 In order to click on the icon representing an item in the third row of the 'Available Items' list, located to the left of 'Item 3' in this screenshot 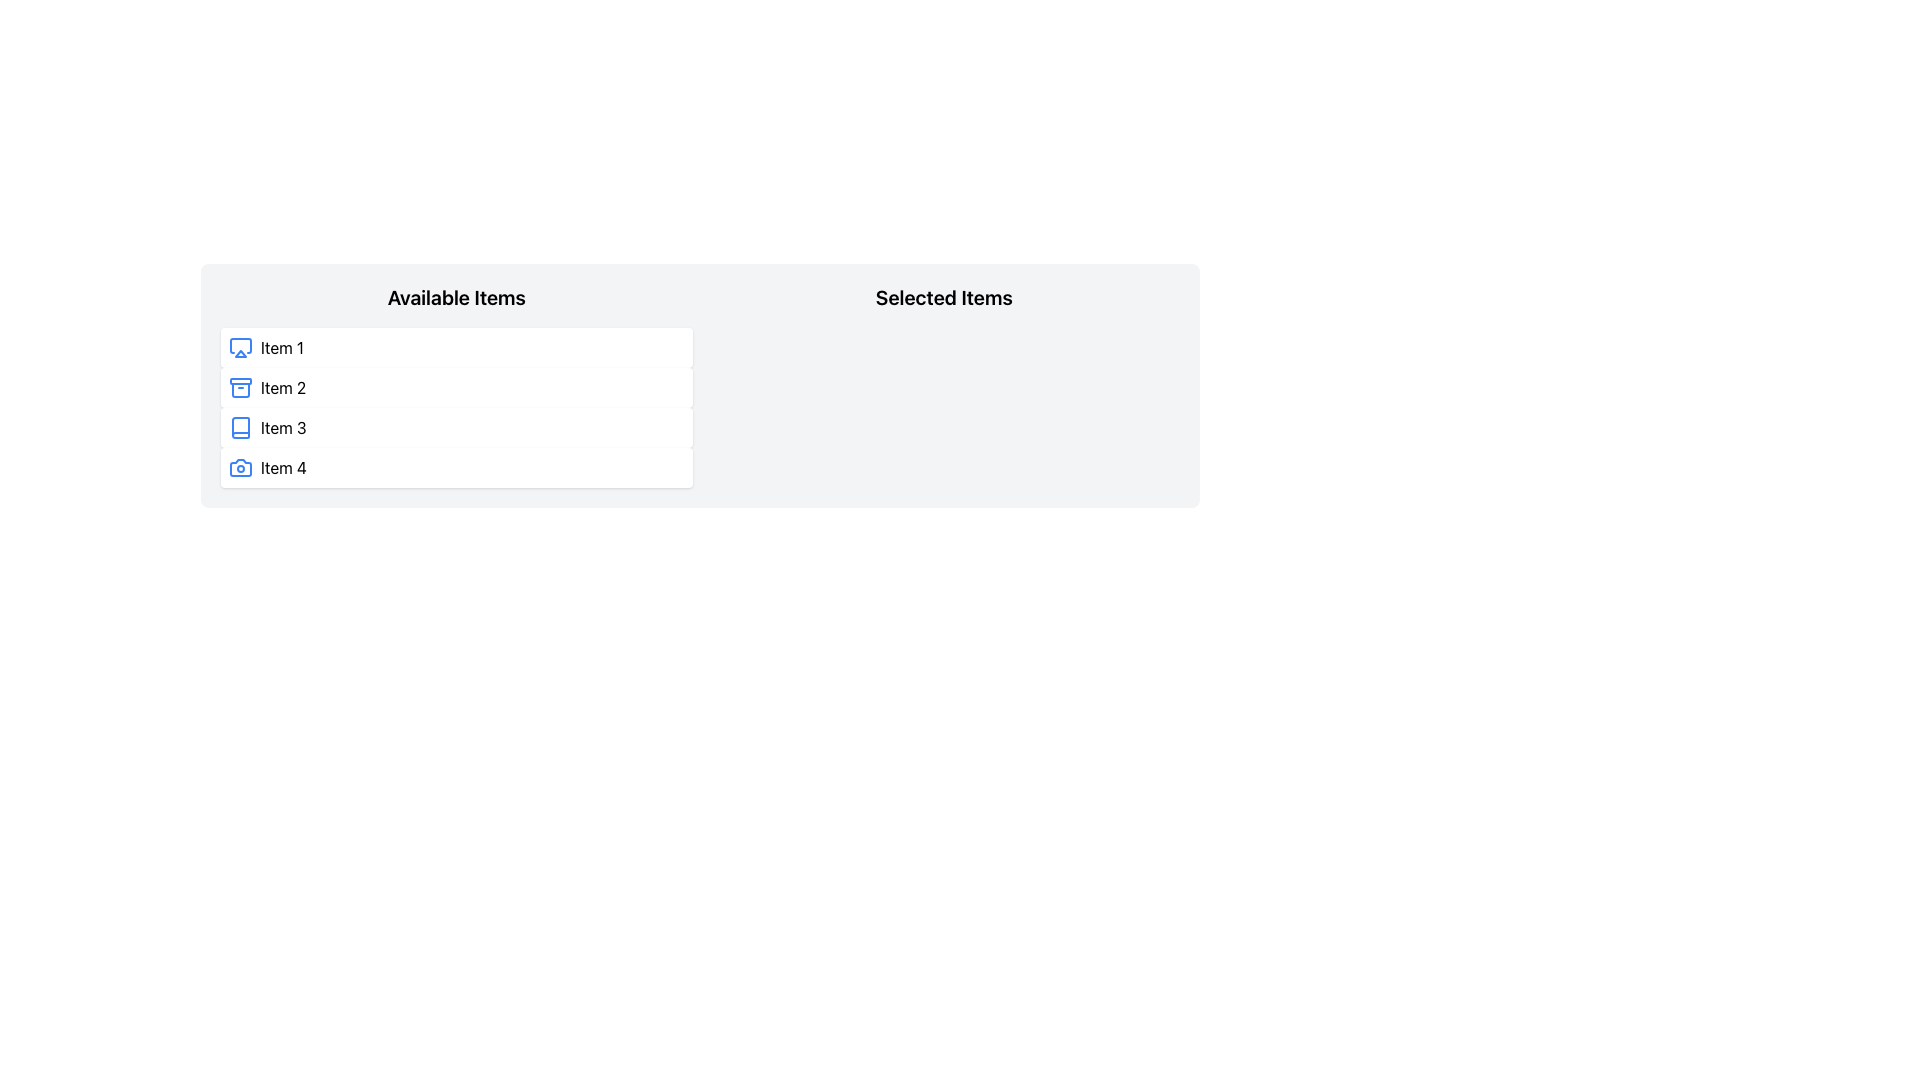, I will do `click(240, 427)`.